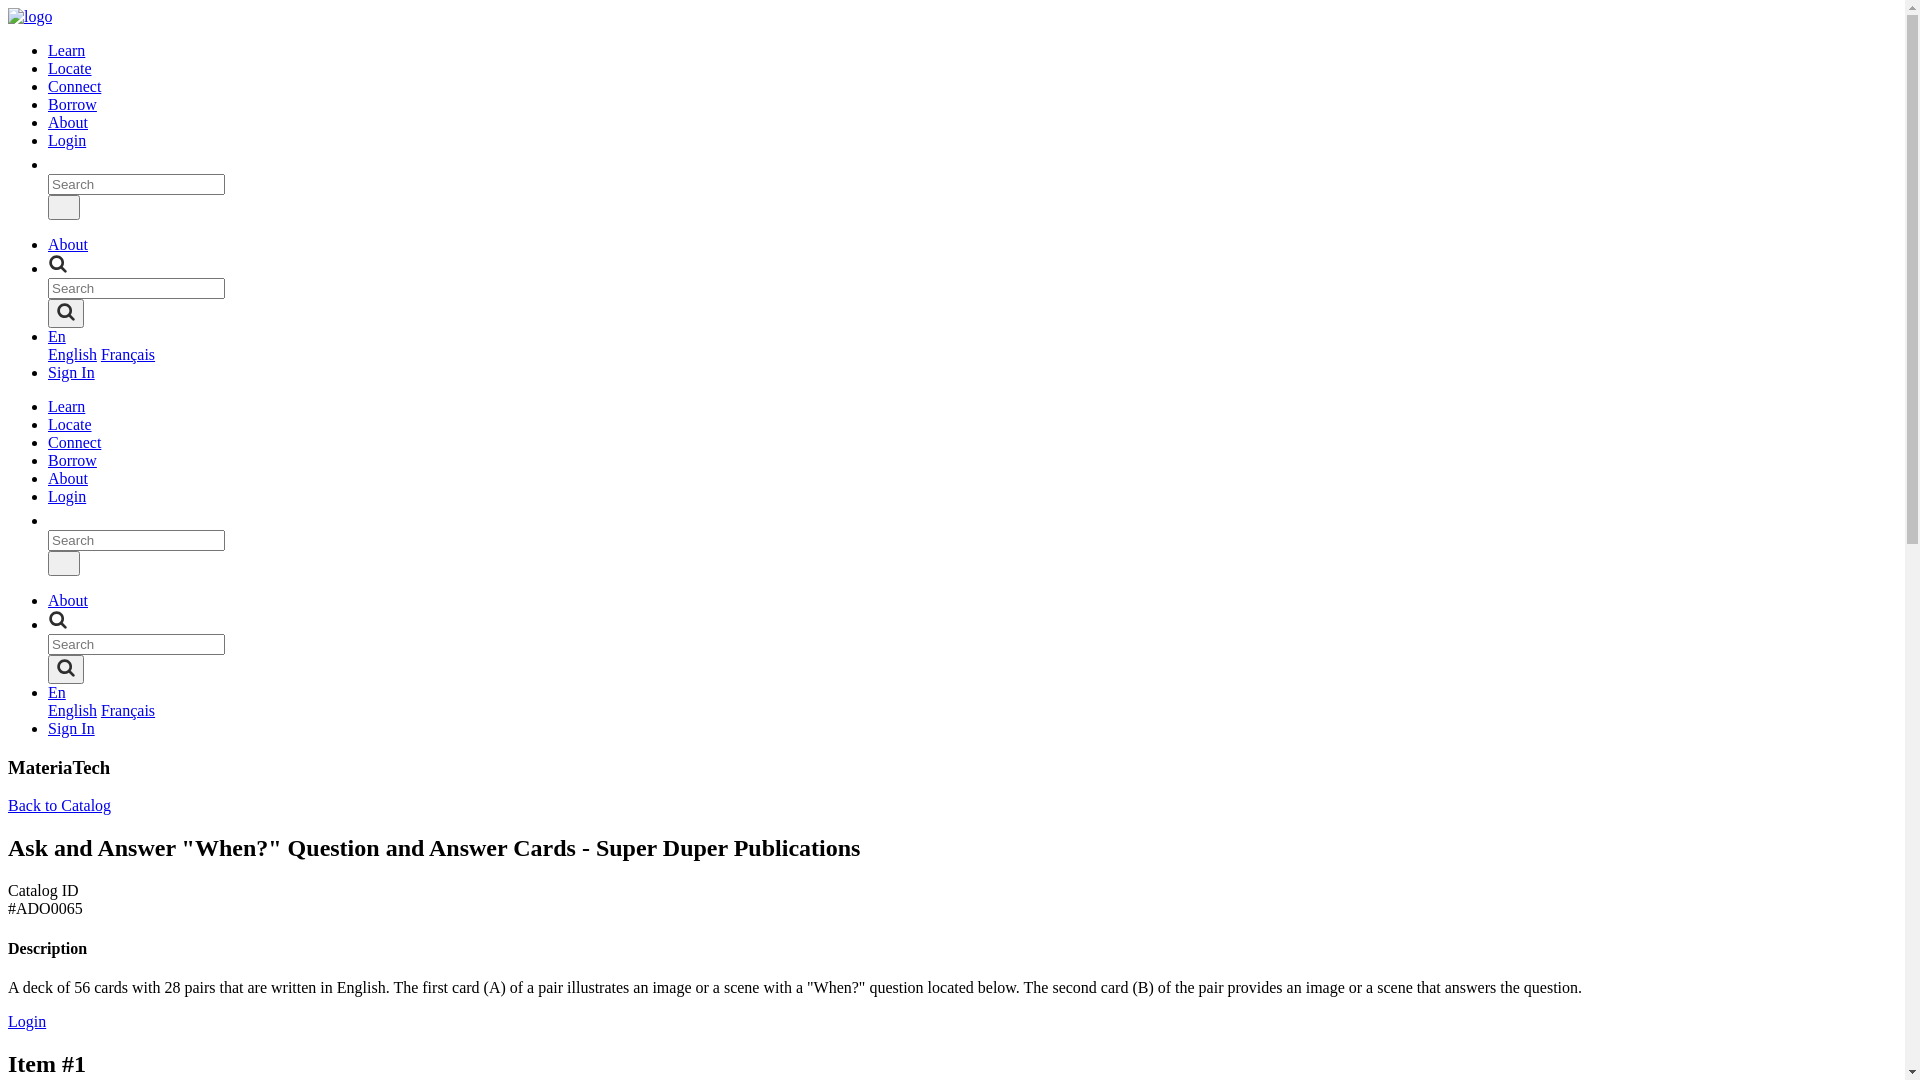 This screenshot has height=1080, width=1920. Describe the element at coordinates (74, 85) in the screenshot. I see `'Connect'` at that location.